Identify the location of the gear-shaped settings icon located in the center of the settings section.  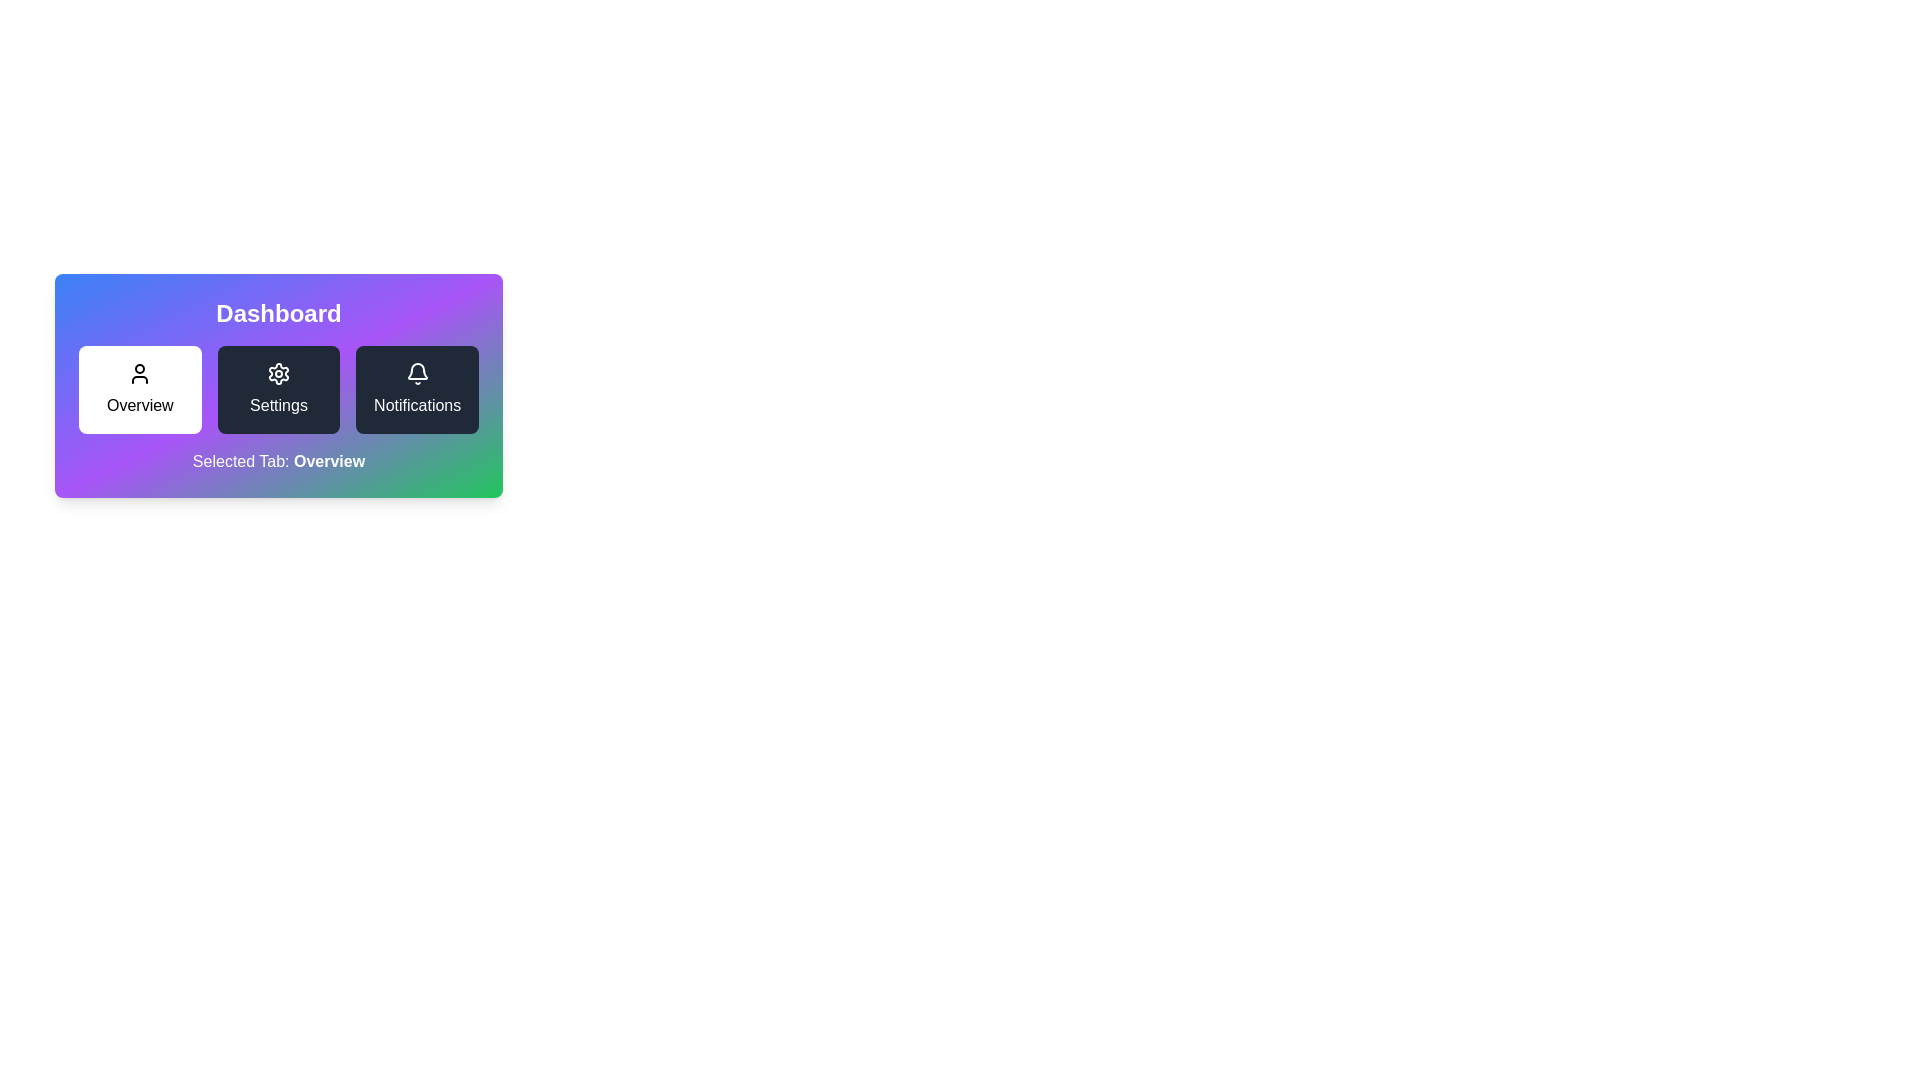
(277, 374).